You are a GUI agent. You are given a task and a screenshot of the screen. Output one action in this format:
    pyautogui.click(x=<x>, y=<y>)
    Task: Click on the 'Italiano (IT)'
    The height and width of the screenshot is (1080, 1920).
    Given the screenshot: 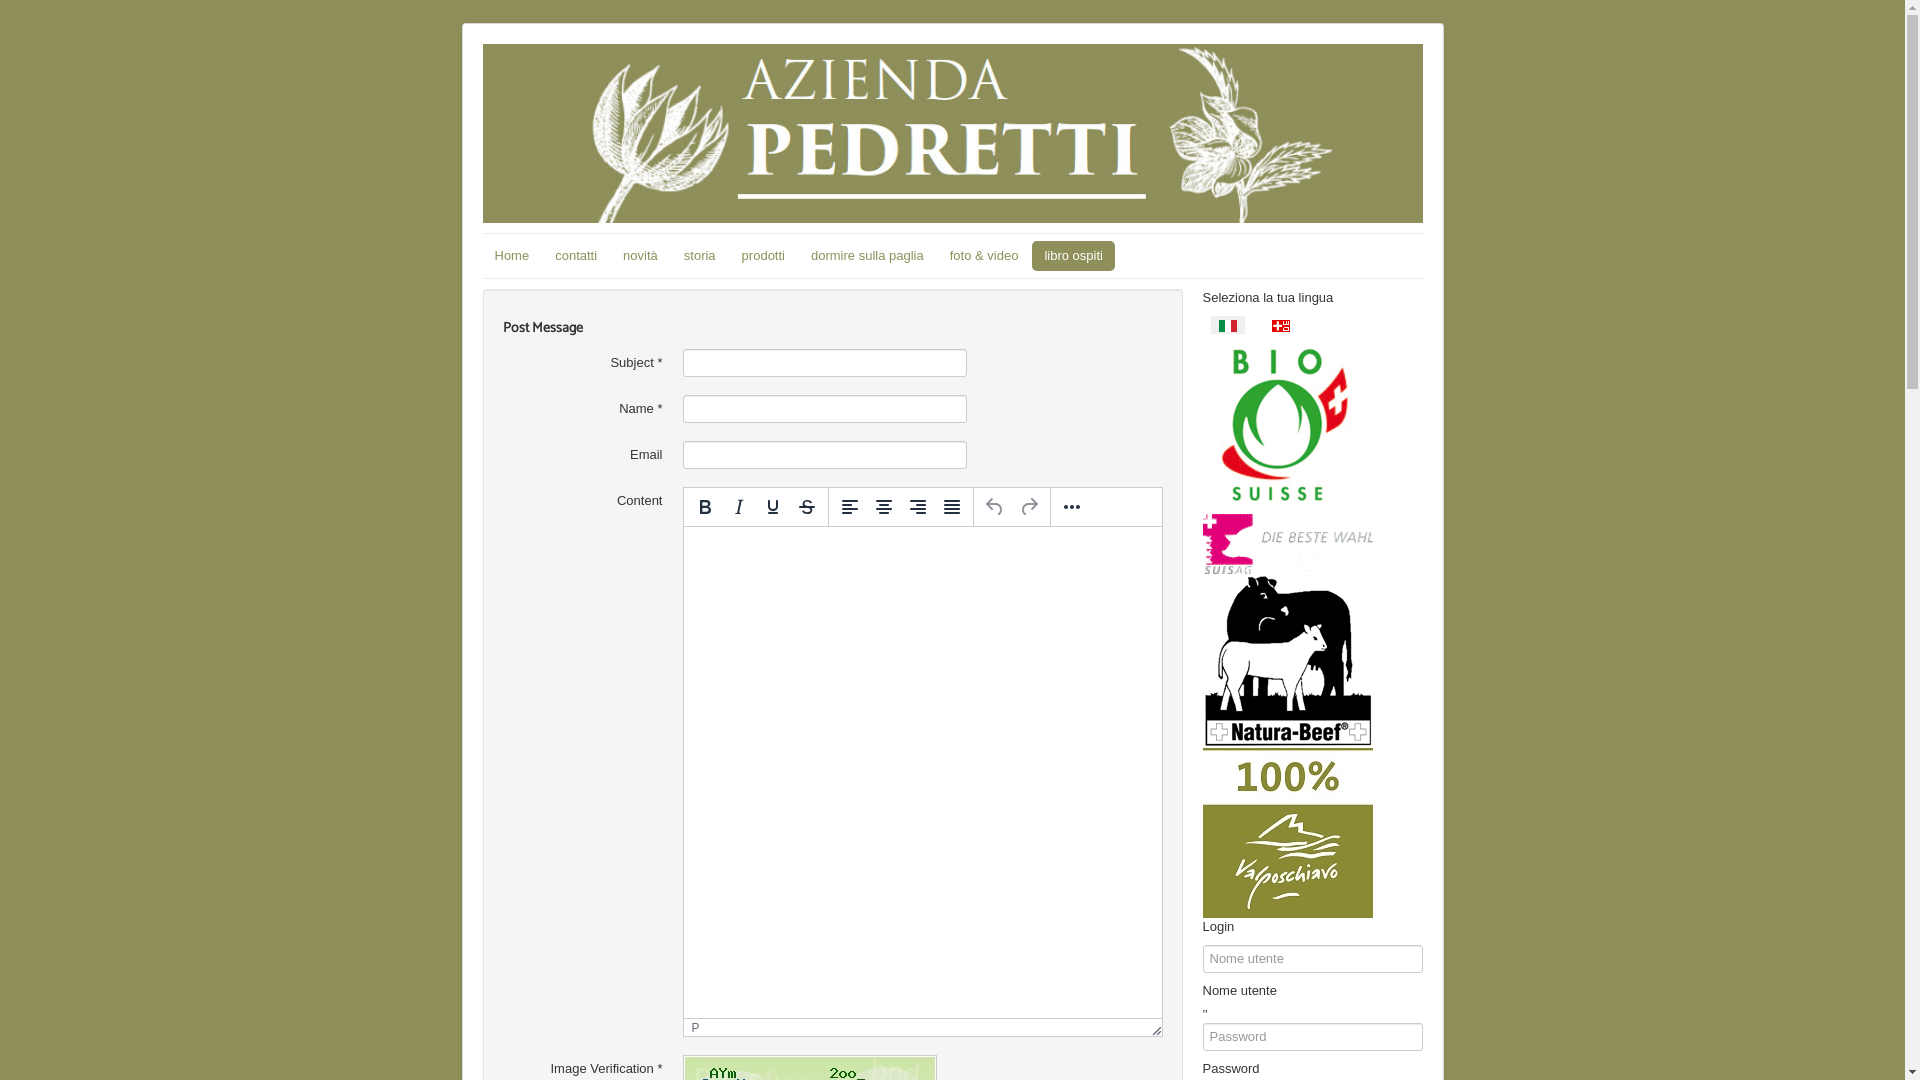 What is the action you would take?
    pyautogui.click(x=1226, y=325)
    